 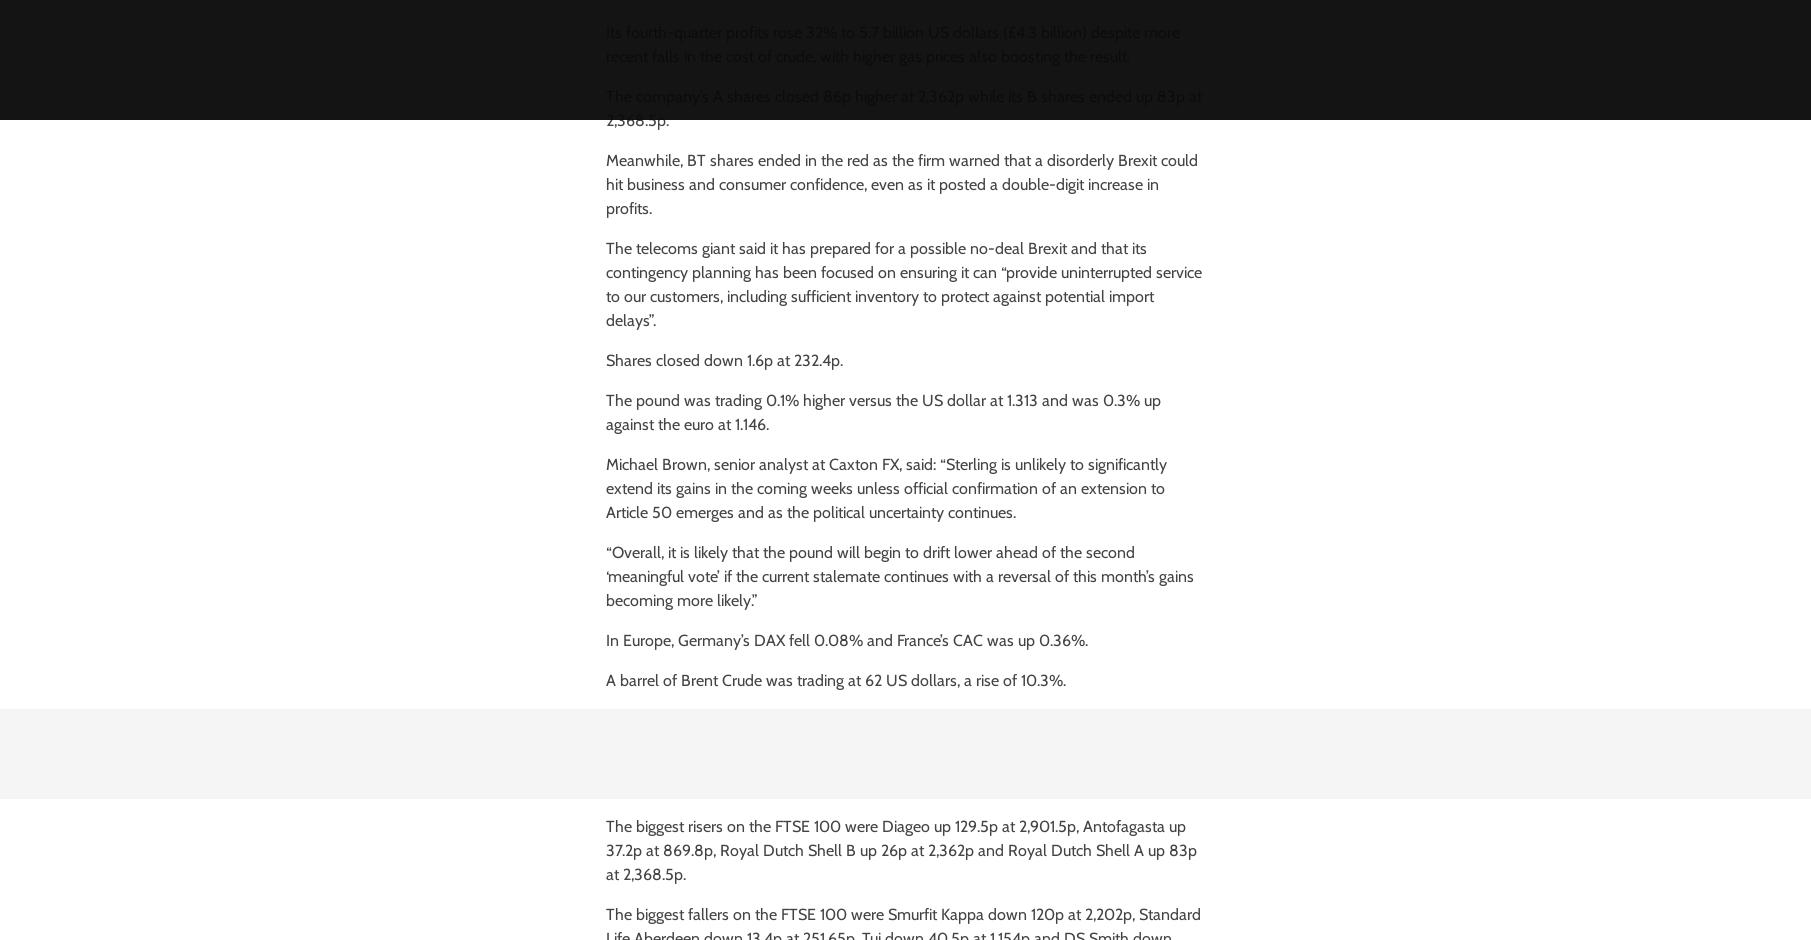 What do you see at coordinates (605, 412) in the screenshot?
I see `'The pound was trading 0.1% higher versus the US dollar at 1.313 and was 0.3% up against the euro at 1.146.'` at bounding box center [605, 412].